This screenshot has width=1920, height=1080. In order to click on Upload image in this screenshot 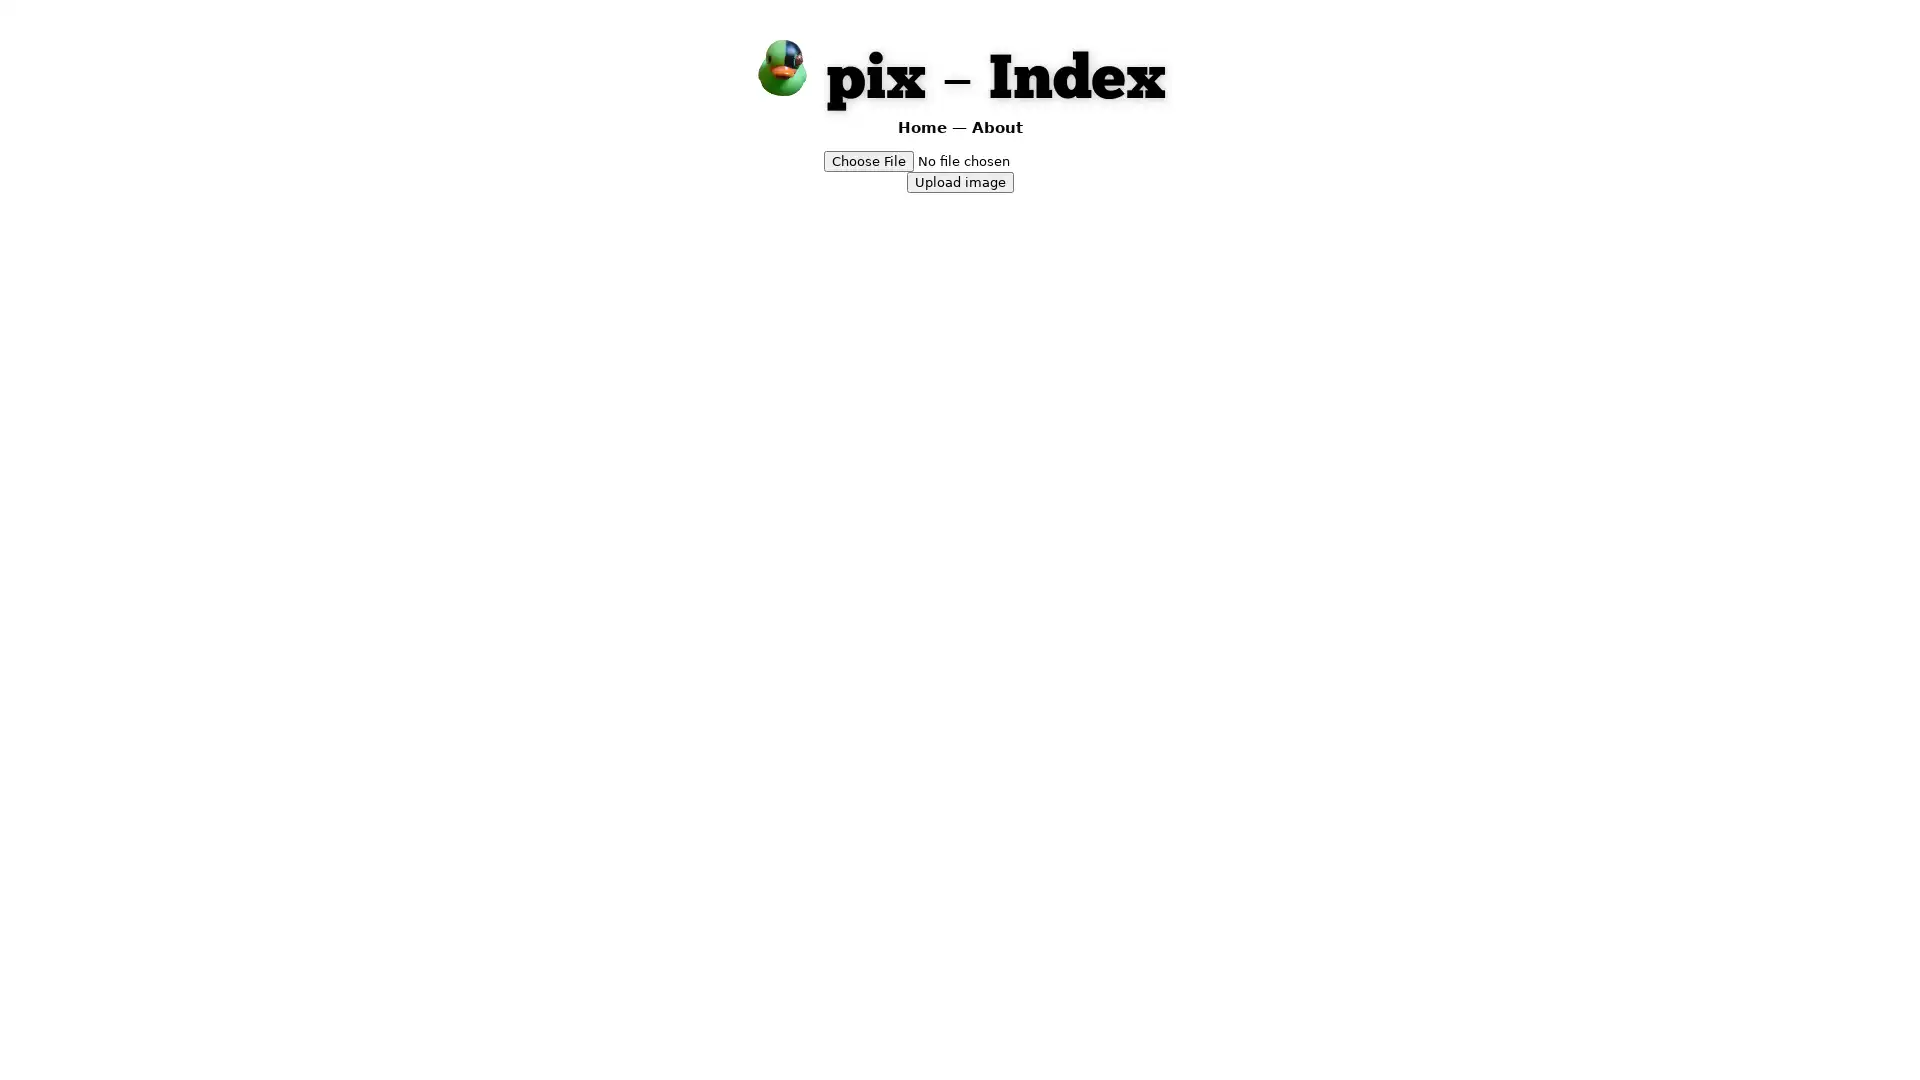, I will do `click(958, 181)`.